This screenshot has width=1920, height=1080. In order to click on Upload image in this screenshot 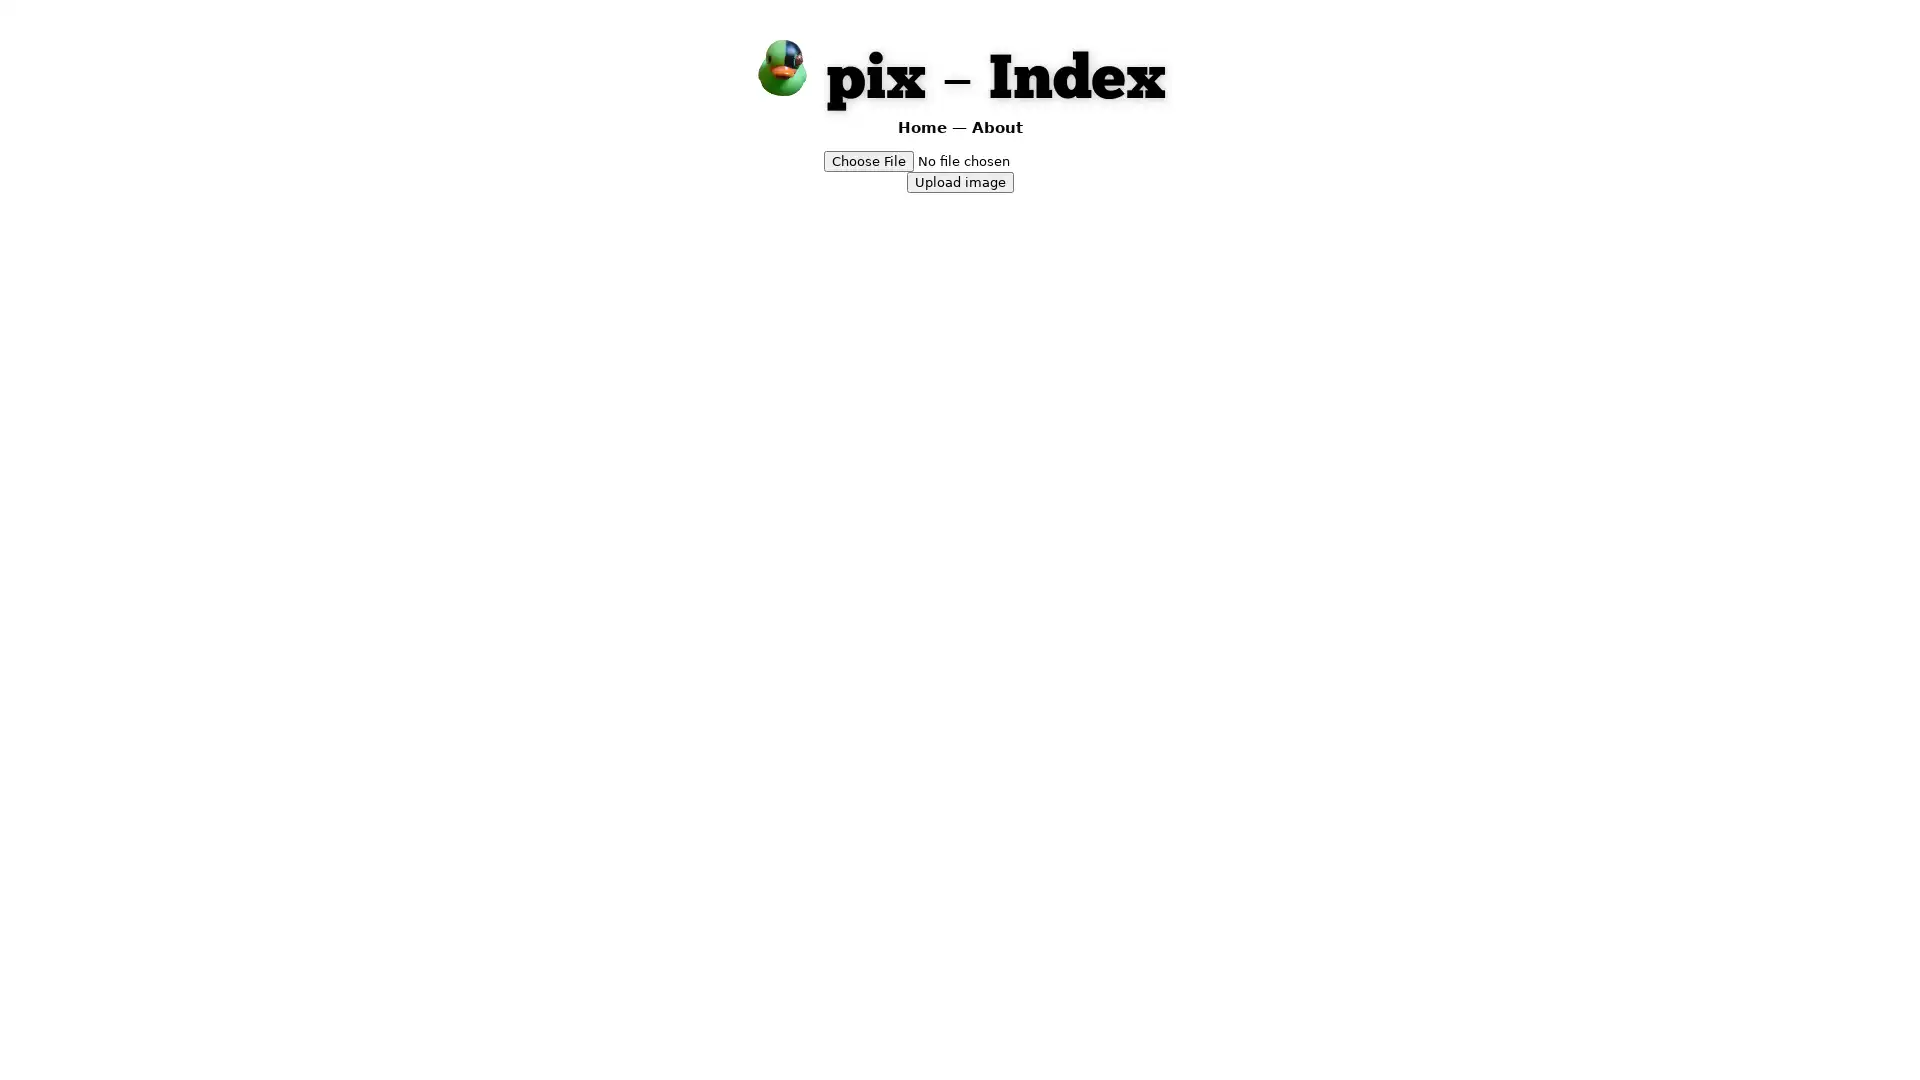, I will do `click(958, 181)`.